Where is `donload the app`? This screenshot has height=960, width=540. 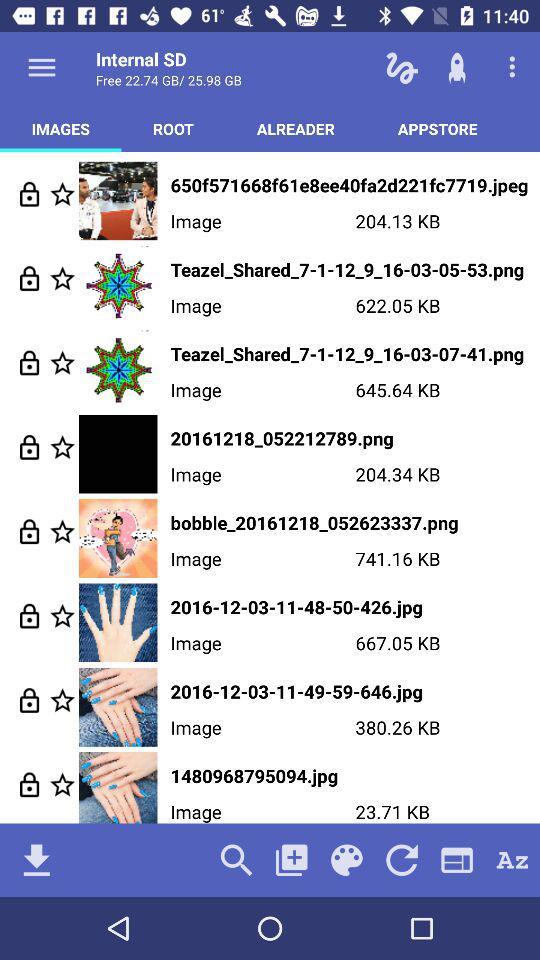 donload the app is located at coordinates (36, 859).